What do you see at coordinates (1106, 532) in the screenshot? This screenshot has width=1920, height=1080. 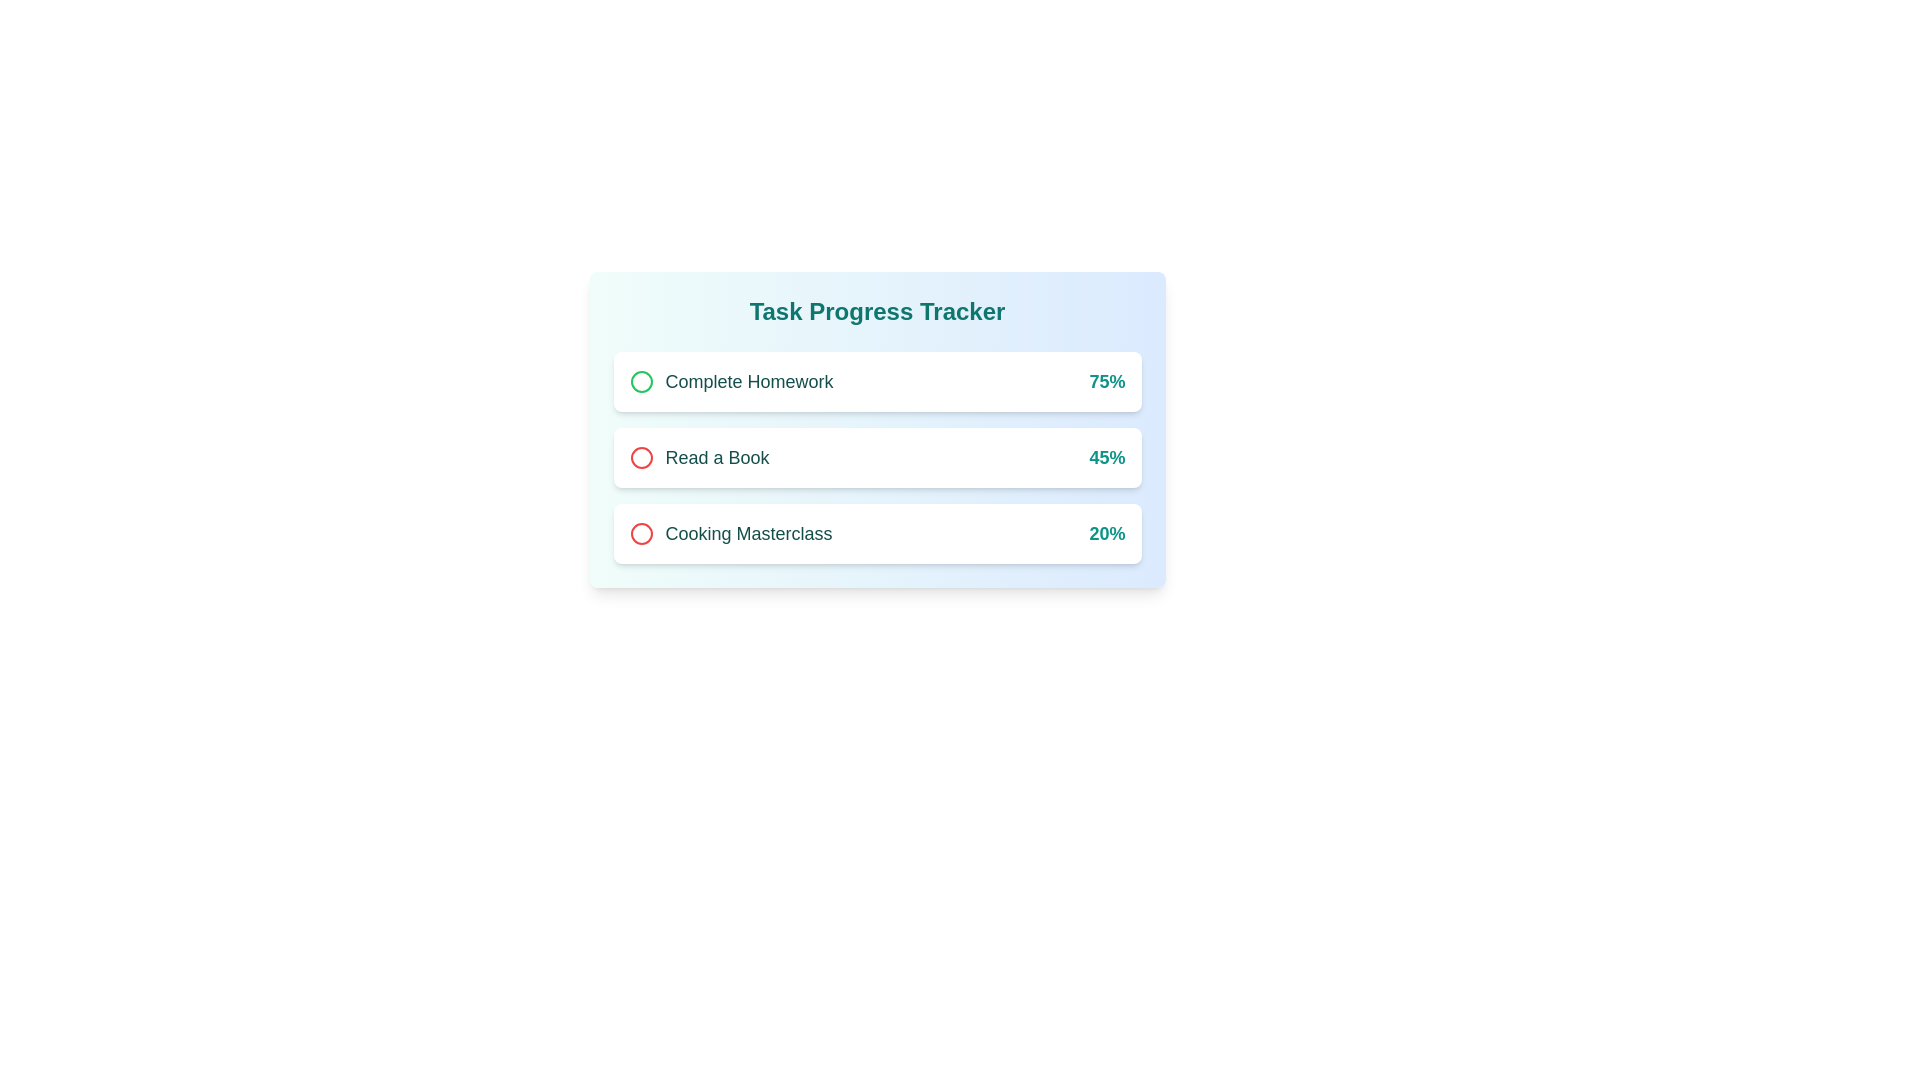 I see `the static text label displaying the progress percentage for the 'Cooking Masterclass' task, which is located in the right section of the content box and aligned with the 'Cooking Masterclass' text` at bounding box center [1106, 532].